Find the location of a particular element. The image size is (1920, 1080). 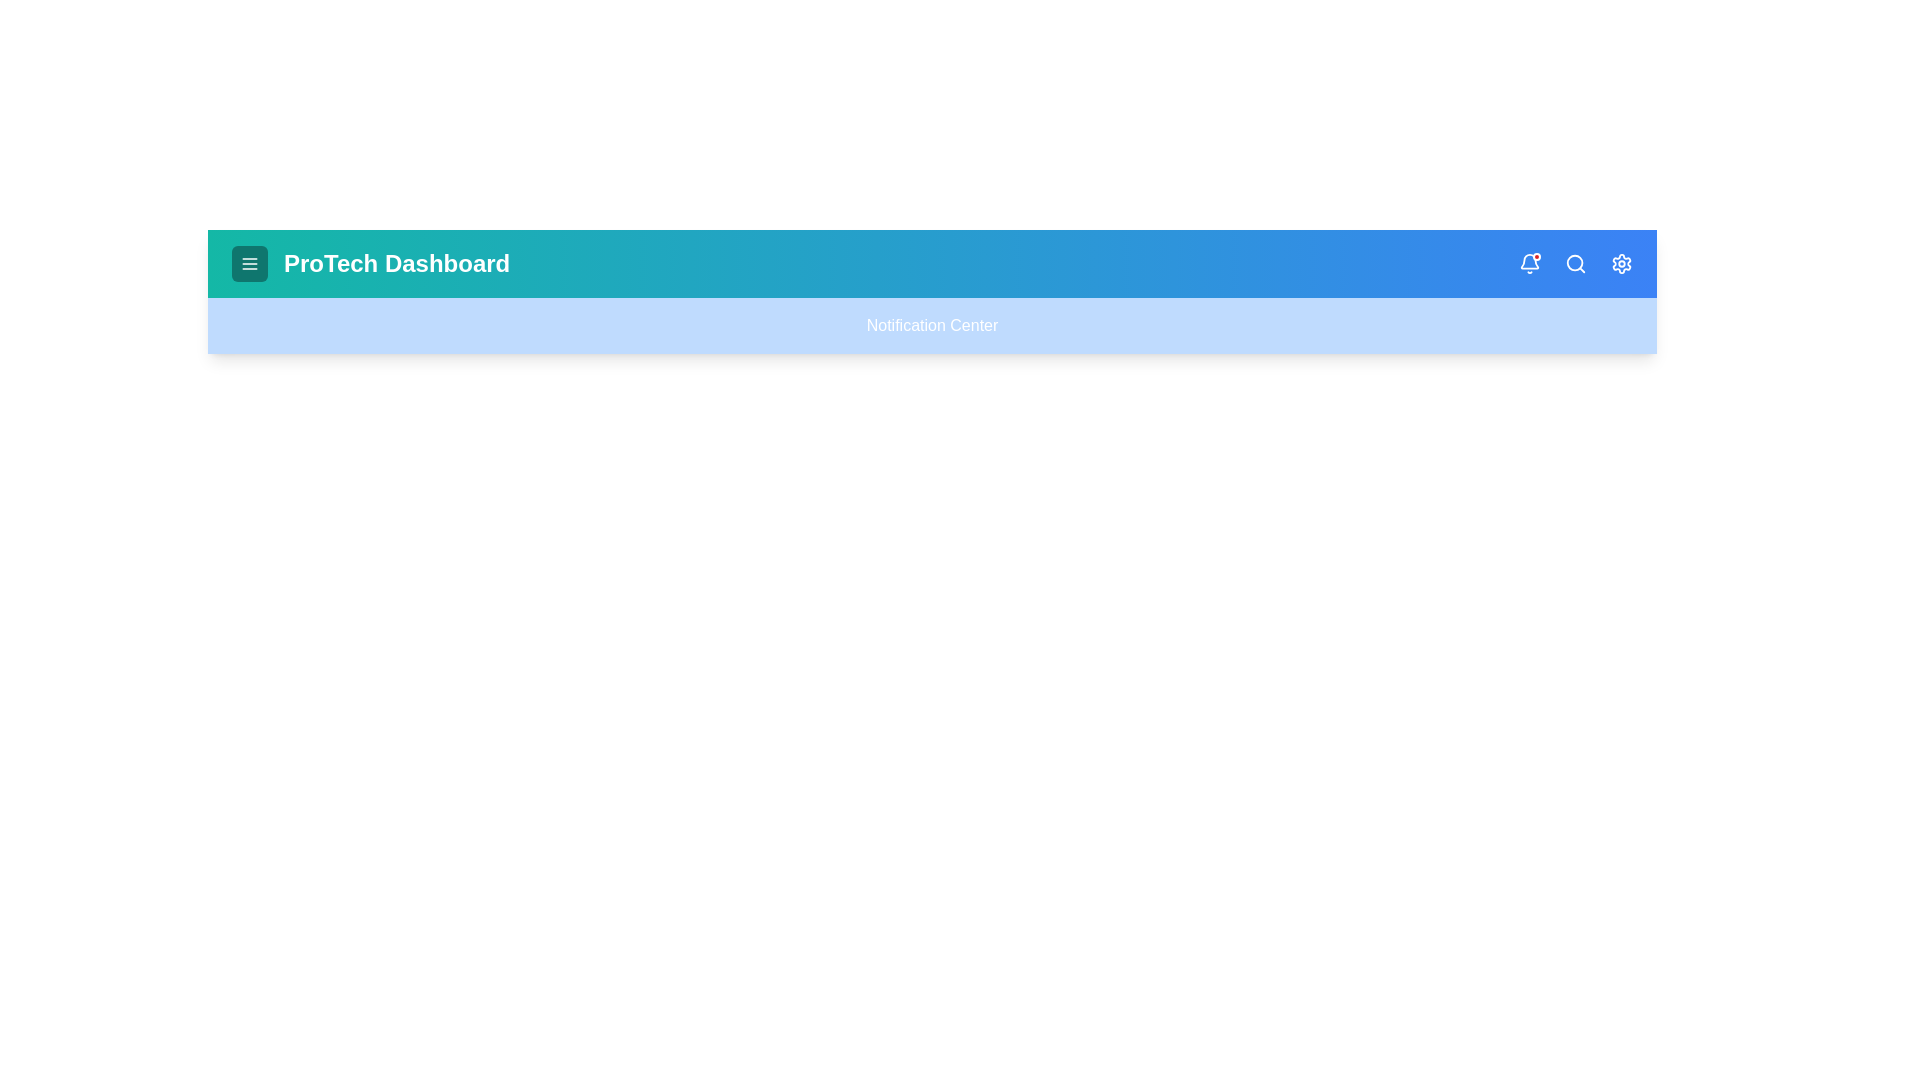

the menu button to access the menu is located at coordinates (248, 262).